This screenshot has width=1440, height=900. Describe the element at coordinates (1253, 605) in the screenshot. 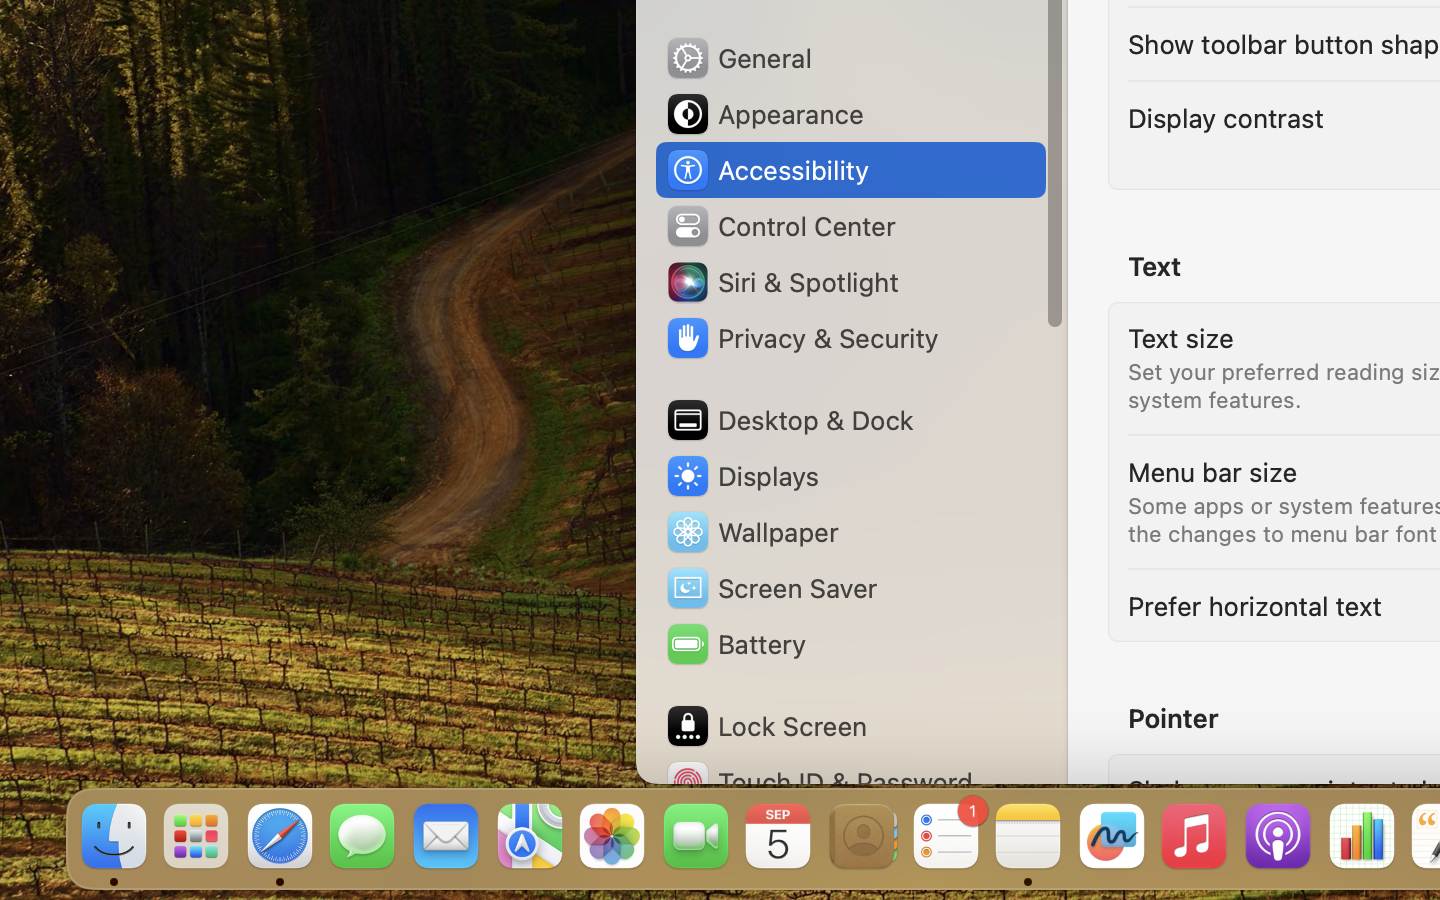

I see `'Prefer horizontal text'` at that location.